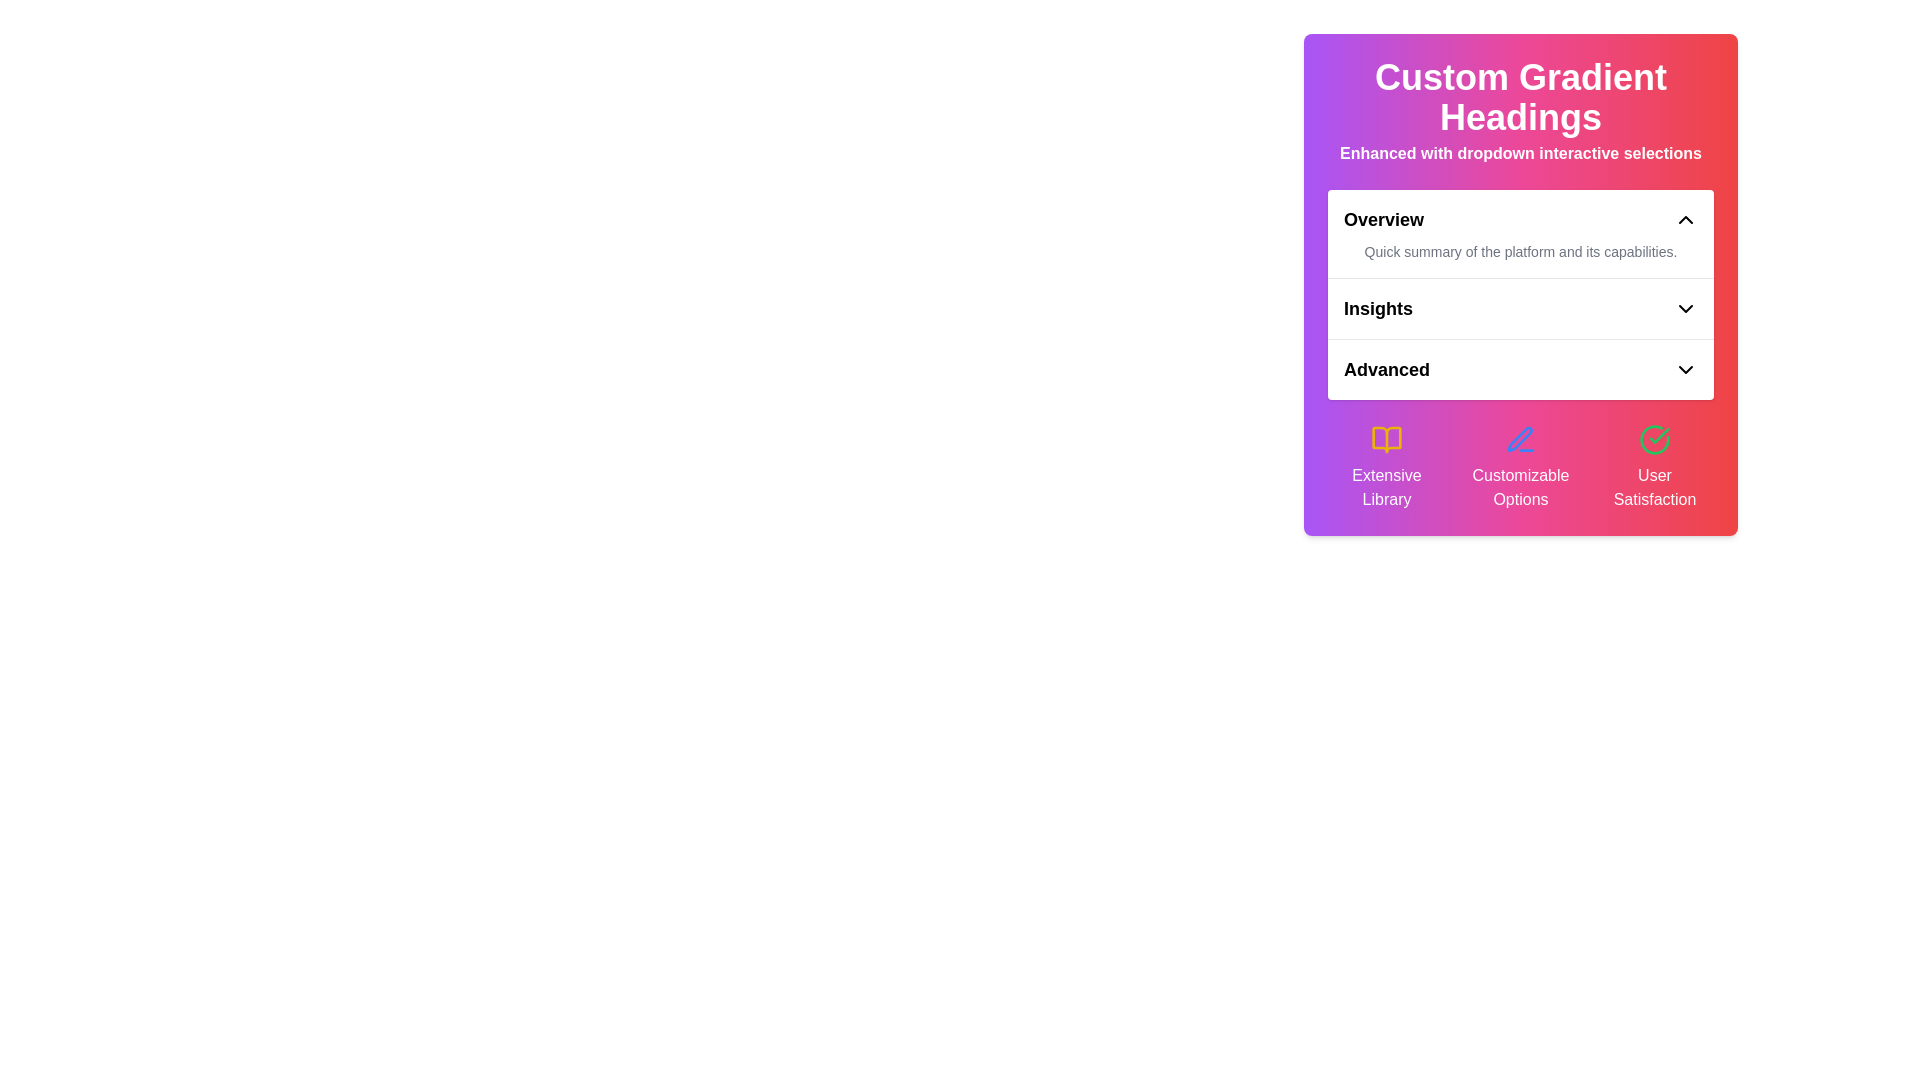 The width and height of the screenshot is (1920, 1080). What do you see at coordinates (1520, 308) in the screenshot?
I see `the Dropdown button that toggles the 'Insights' menu, located in the middle of the white section labeled 'Overview' within the purple gradient-paneled interface` at bounding box center [1520, 308].